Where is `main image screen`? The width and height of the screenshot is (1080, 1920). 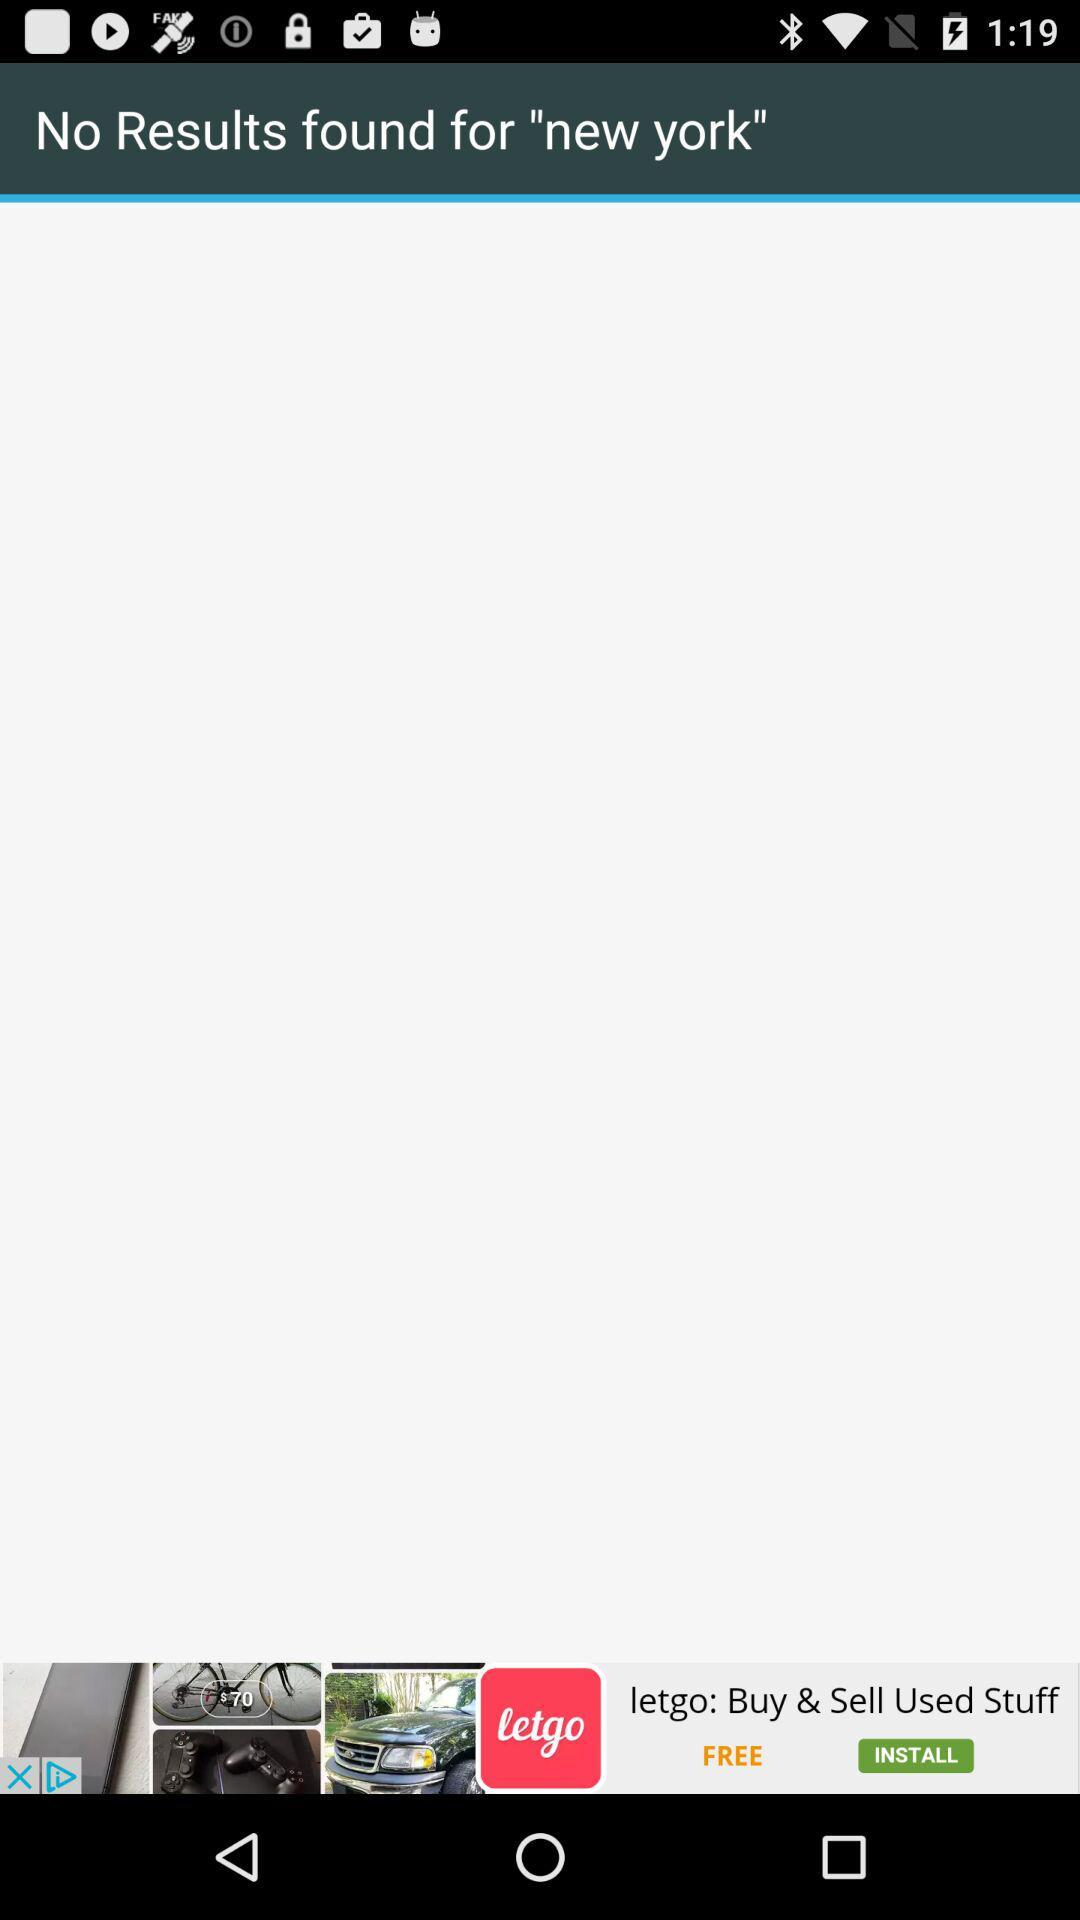 main image screen is located at coordinates (540, 203).